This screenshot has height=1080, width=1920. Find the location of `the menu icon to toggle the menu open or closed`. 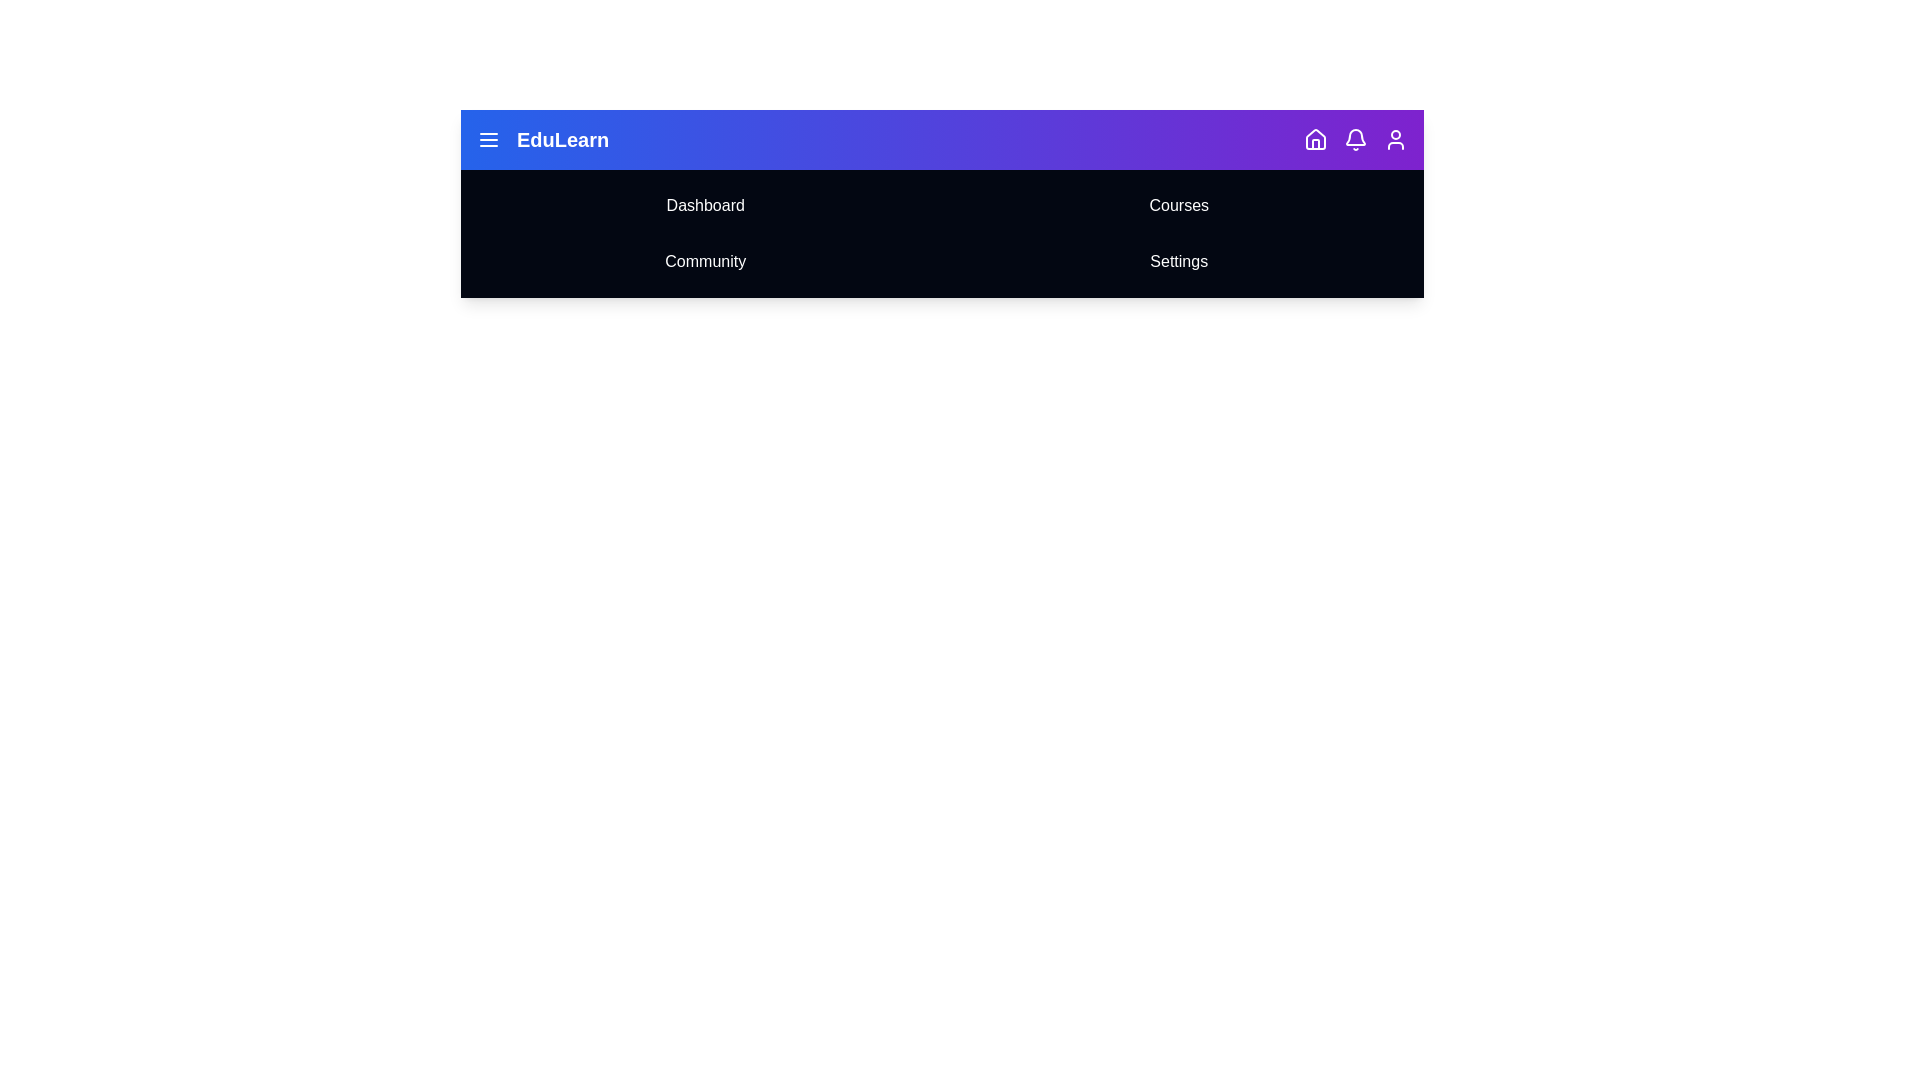

the menu icon to toggle the menu open or closed is located at coordinates (489, 138).